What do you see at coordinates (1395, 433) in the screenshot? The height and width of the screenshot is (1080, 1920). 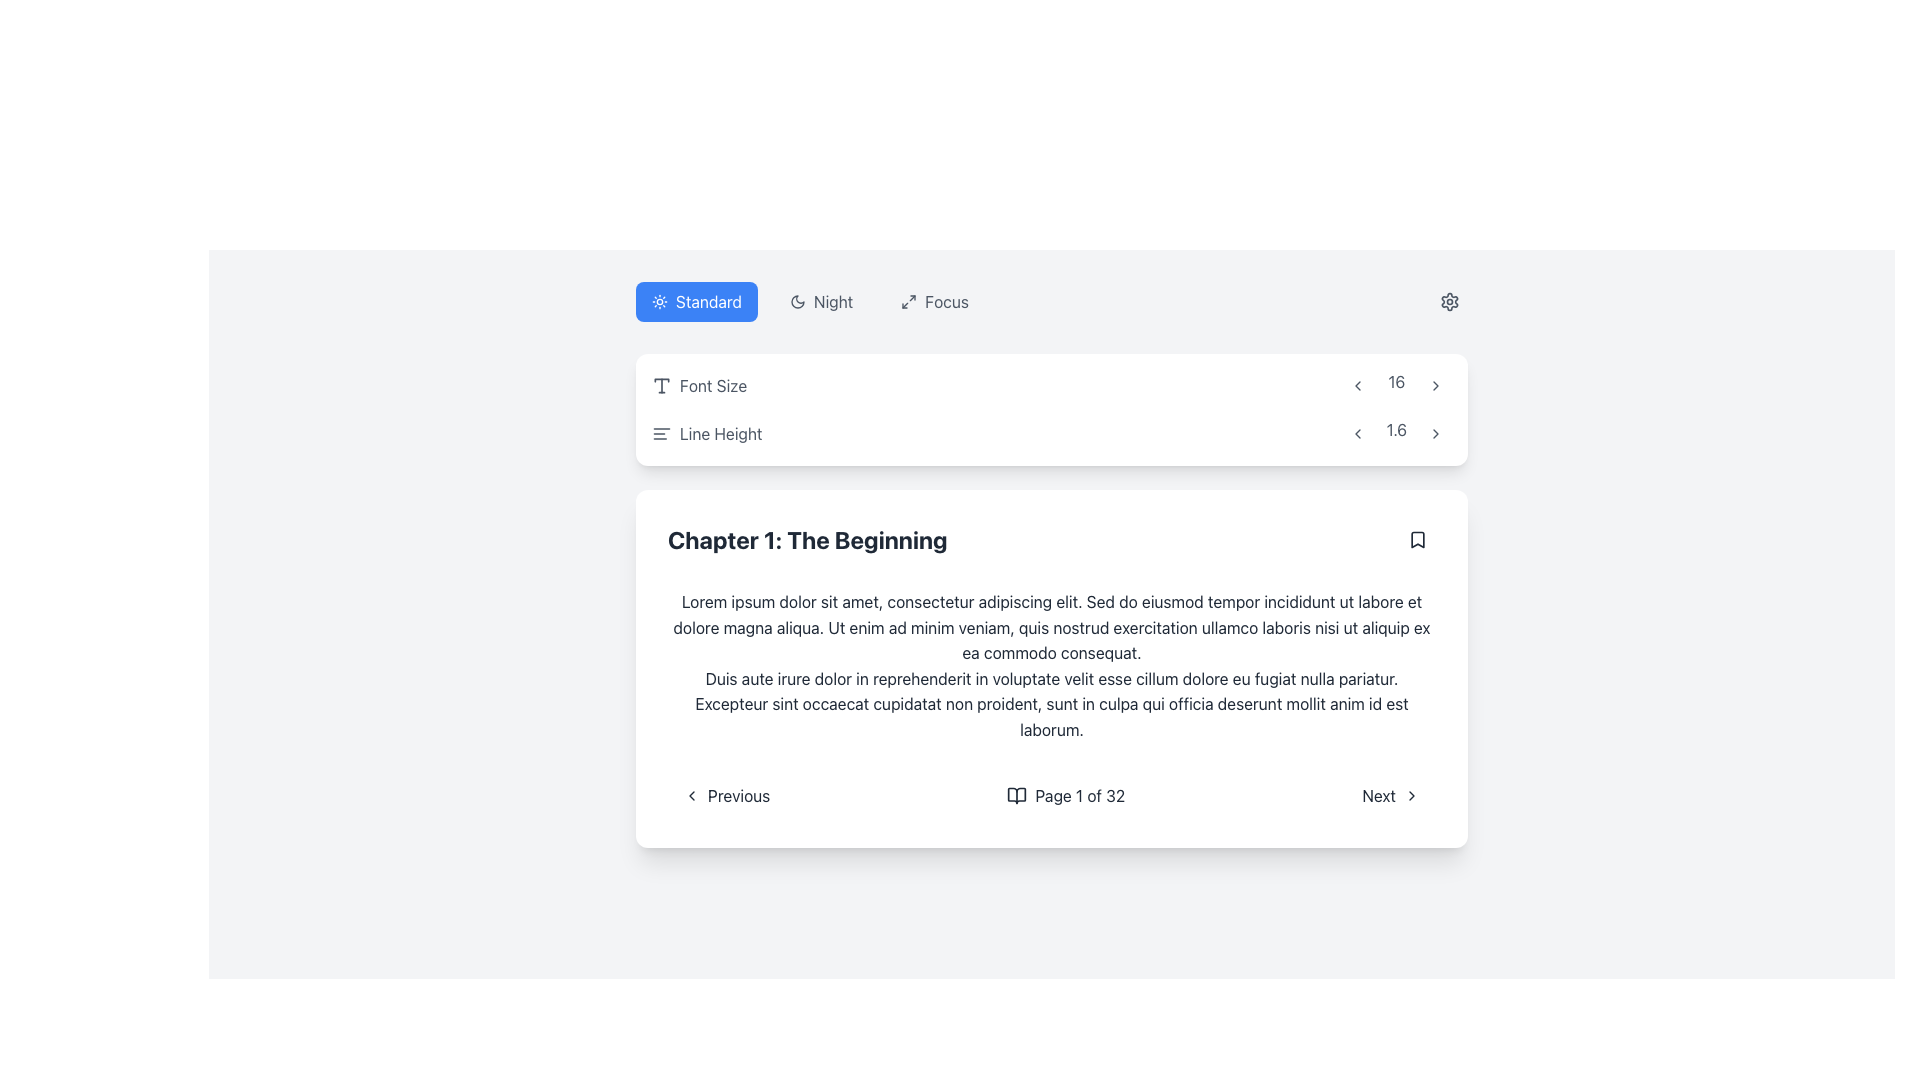 I see `the static text label that displays a numerical value, positioned centrally in a horizontal layout between navigation arrows and other indicators` at bounding box center [1395, 433].